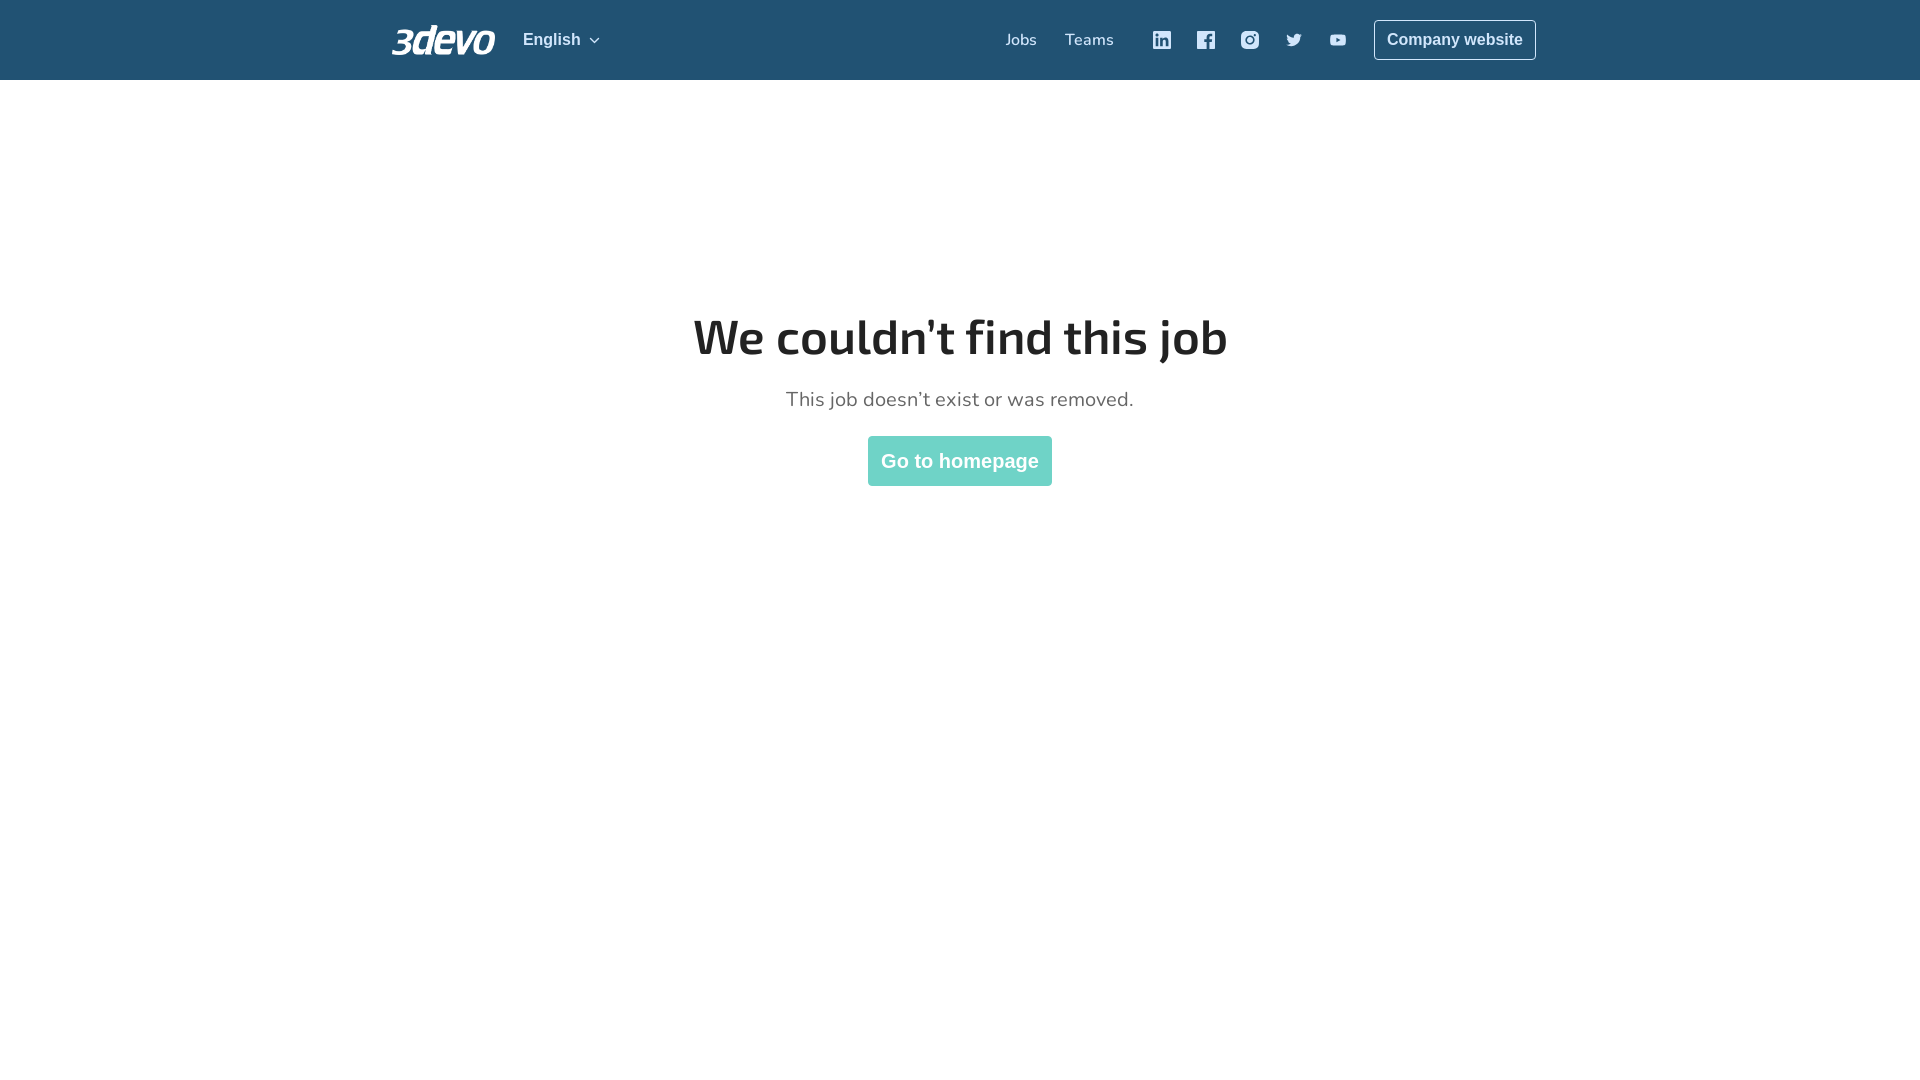  I want to click on 'Go to homepage', so click(960, 461).